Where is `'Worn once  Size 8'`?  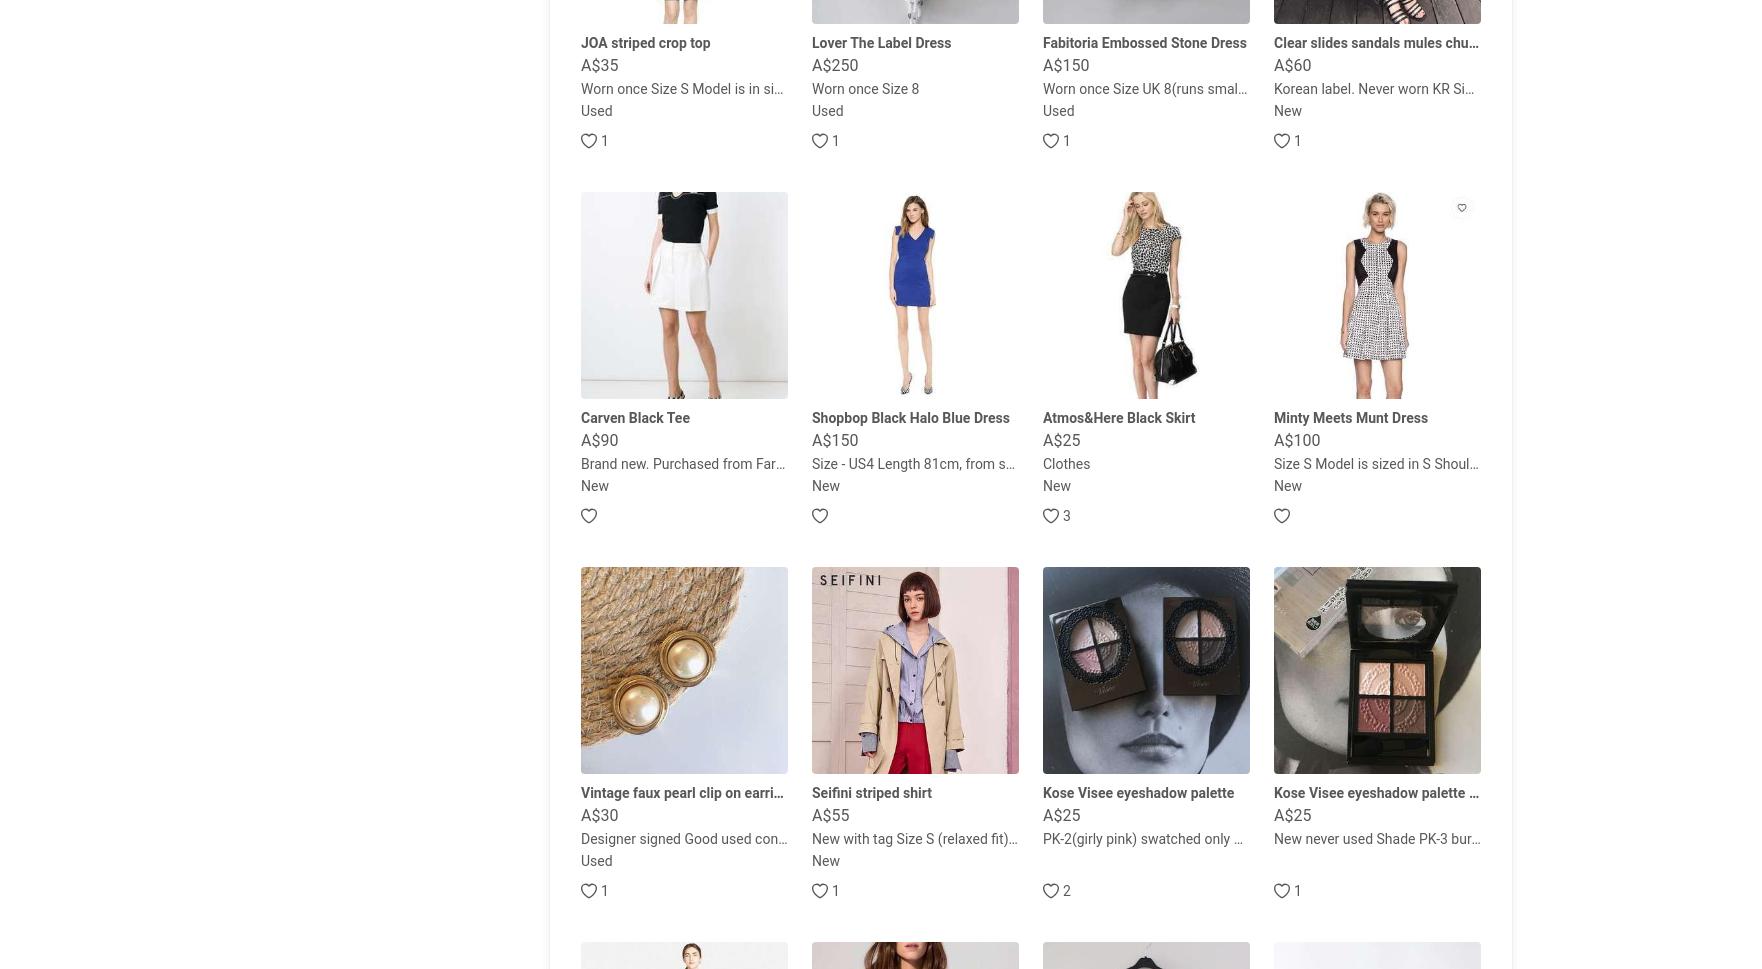
'Worn once  Size 8' is located at coordinates (864, 87).